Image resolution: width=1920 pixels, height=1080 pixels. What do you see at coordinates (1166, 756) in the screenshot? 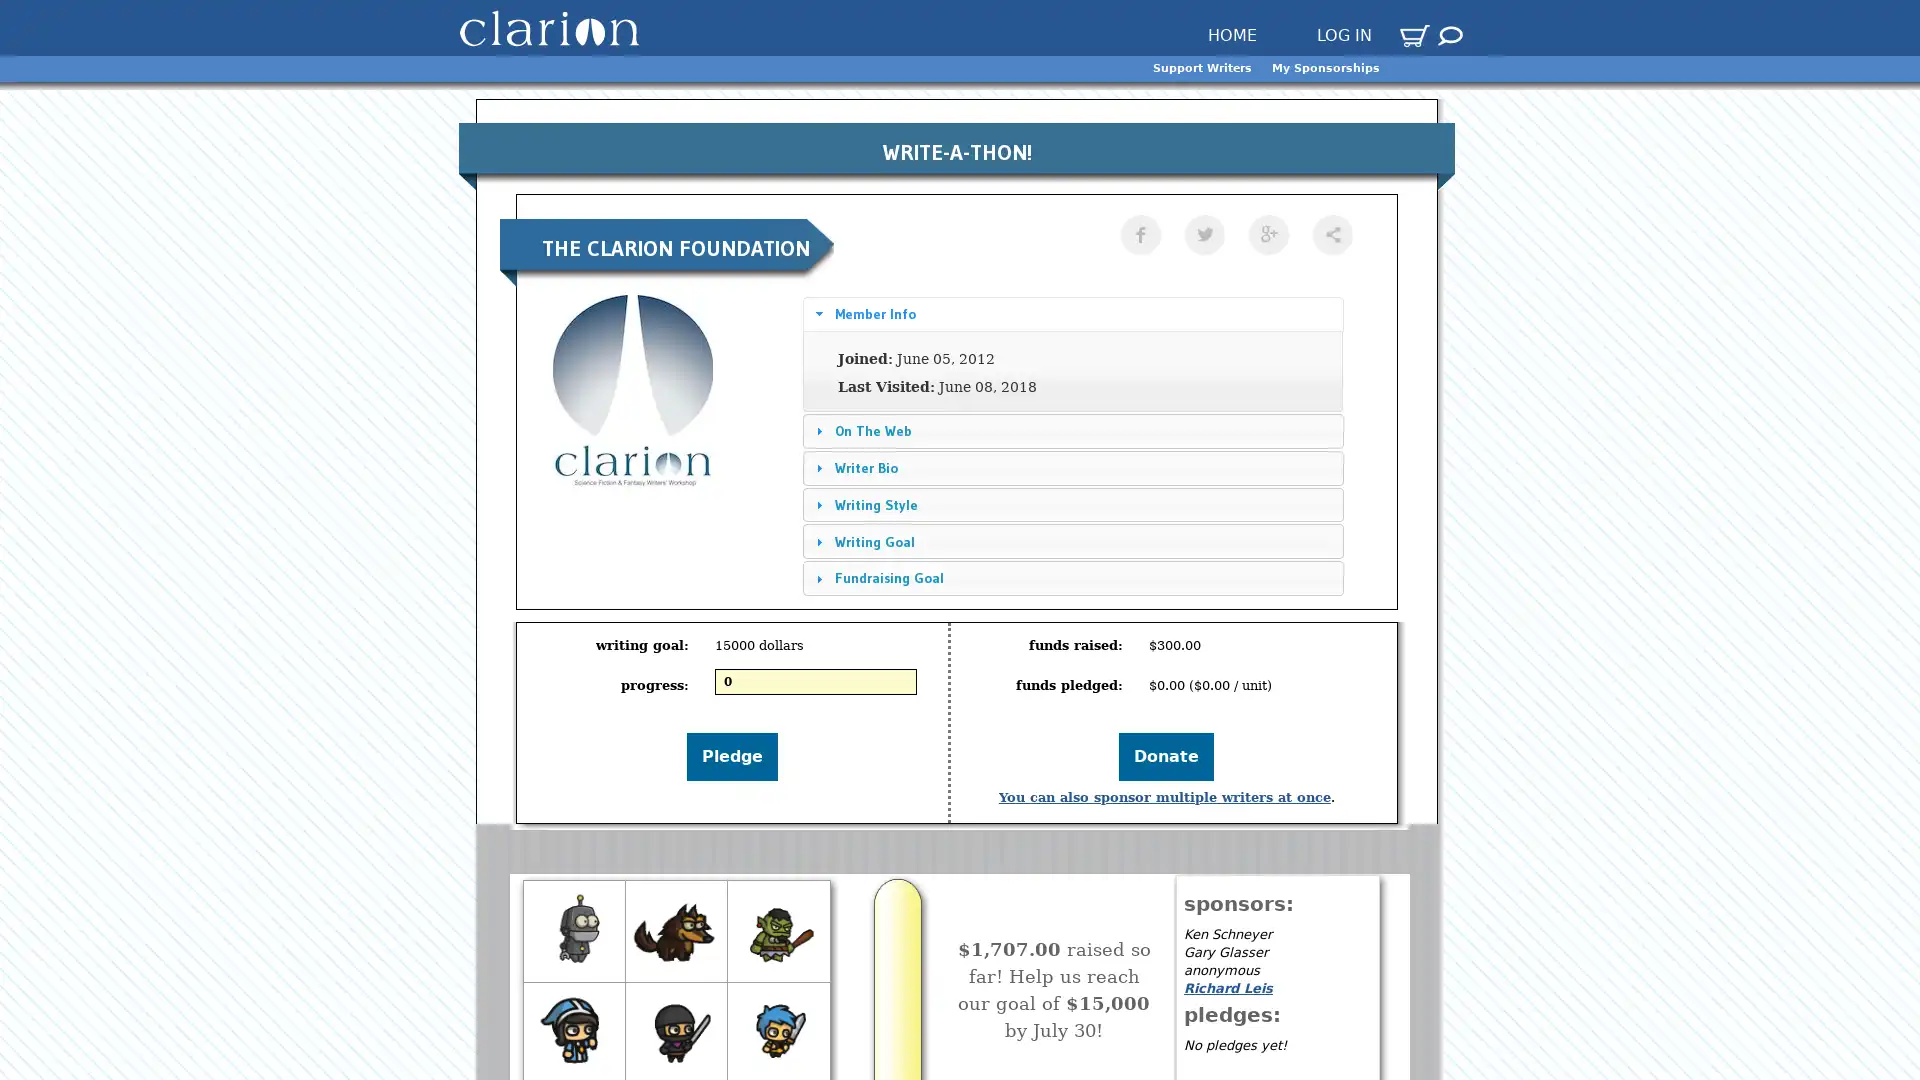
I see `Donate` at bounding box center [1166, 756].